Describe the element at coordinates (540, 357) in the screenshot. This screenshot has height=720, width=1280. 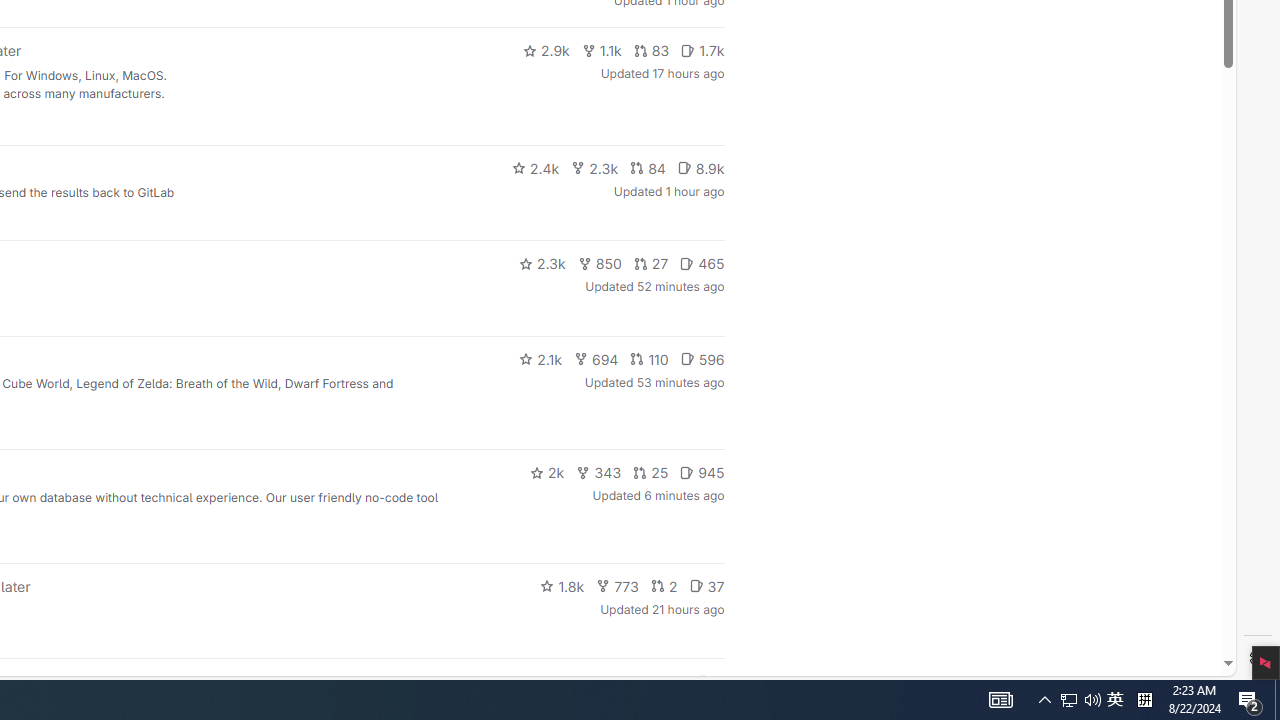
I see `'2.1k'` at that location.